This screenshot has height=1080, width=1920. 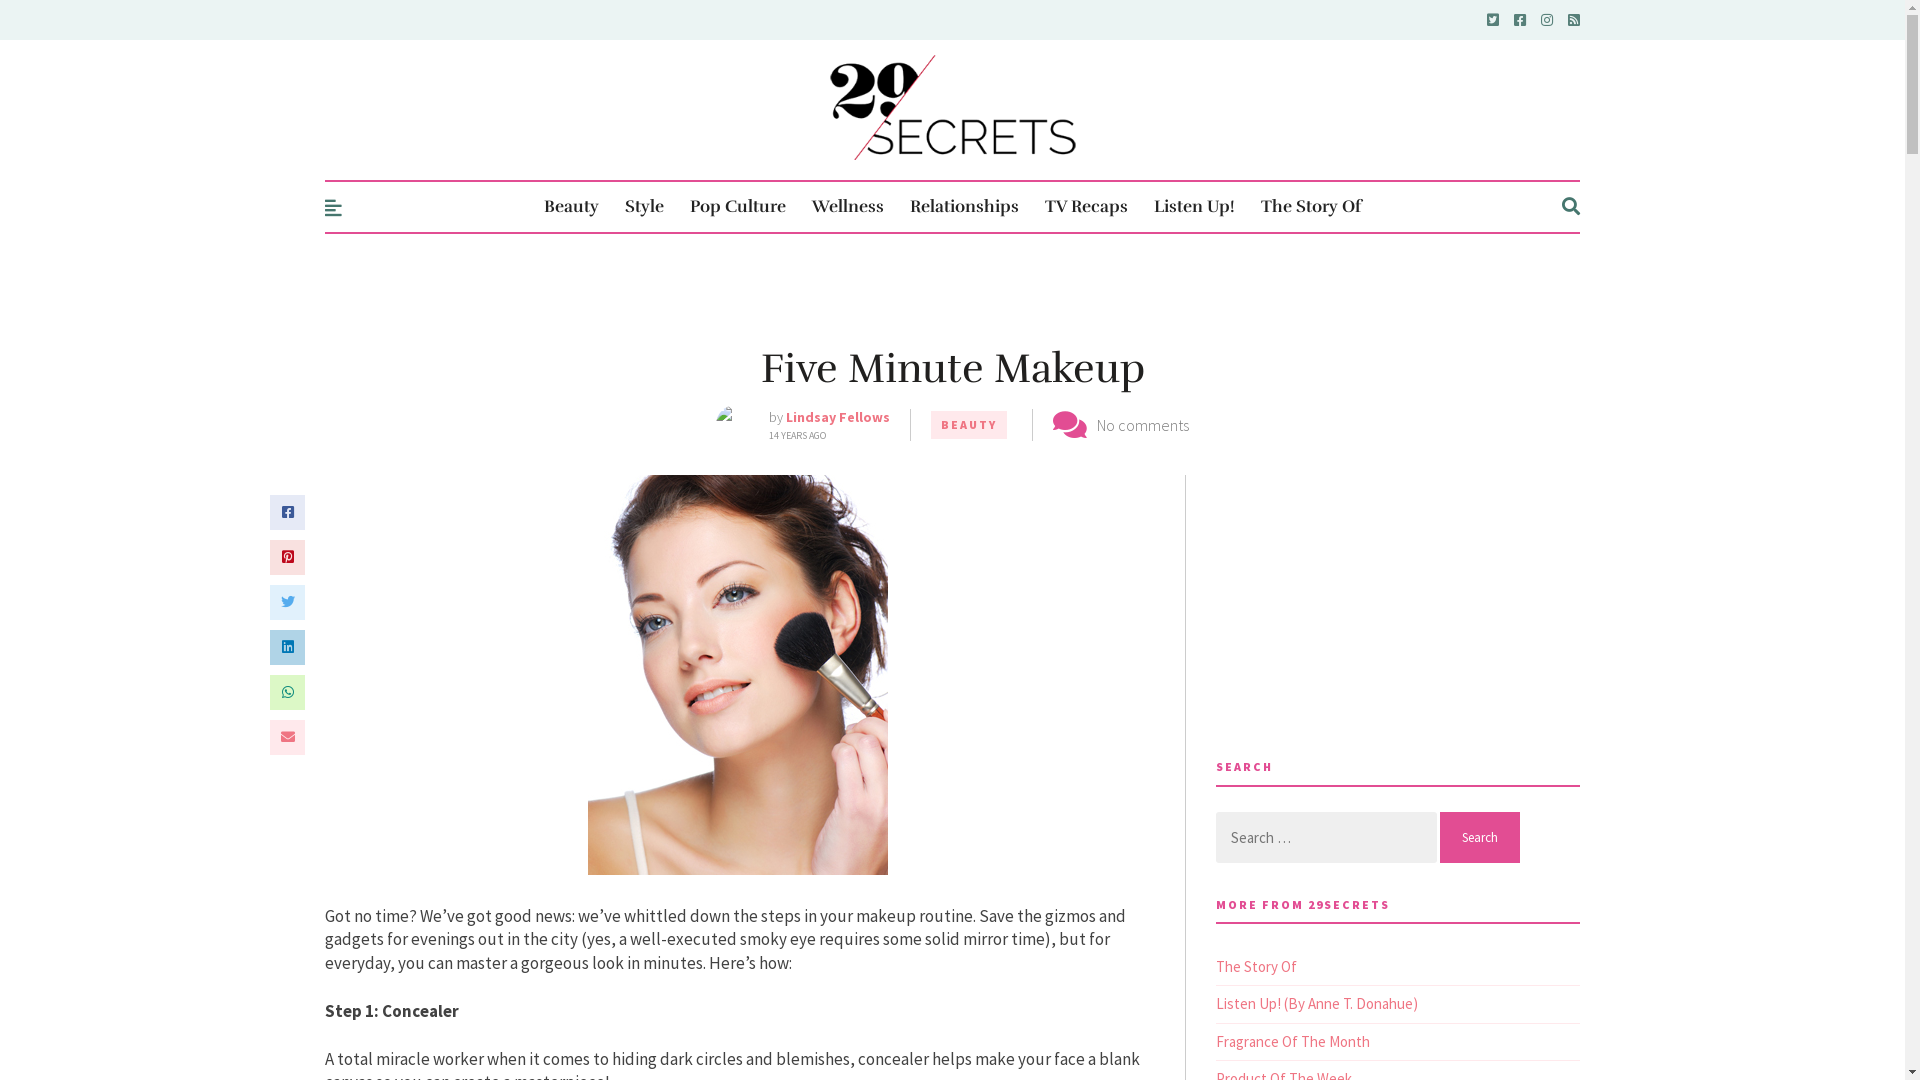 What do you see at coordinates (1292, 1040) in the screenshot?
I see `'Fragrance Of The Month'` at bounding box center [1292, 1040].